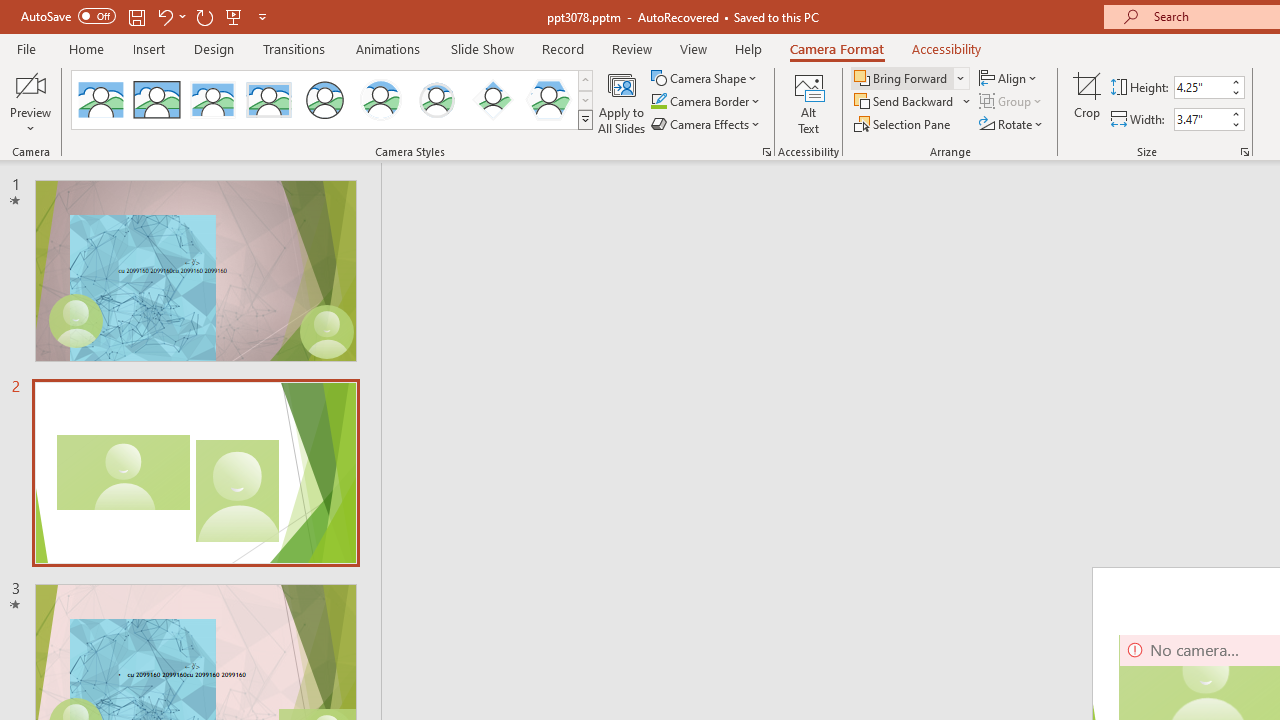  What do you see at coordinates (549, 100) in the screenshot?
I see `'Center Shadow Hexagon'` at bounding box center [549, 100].